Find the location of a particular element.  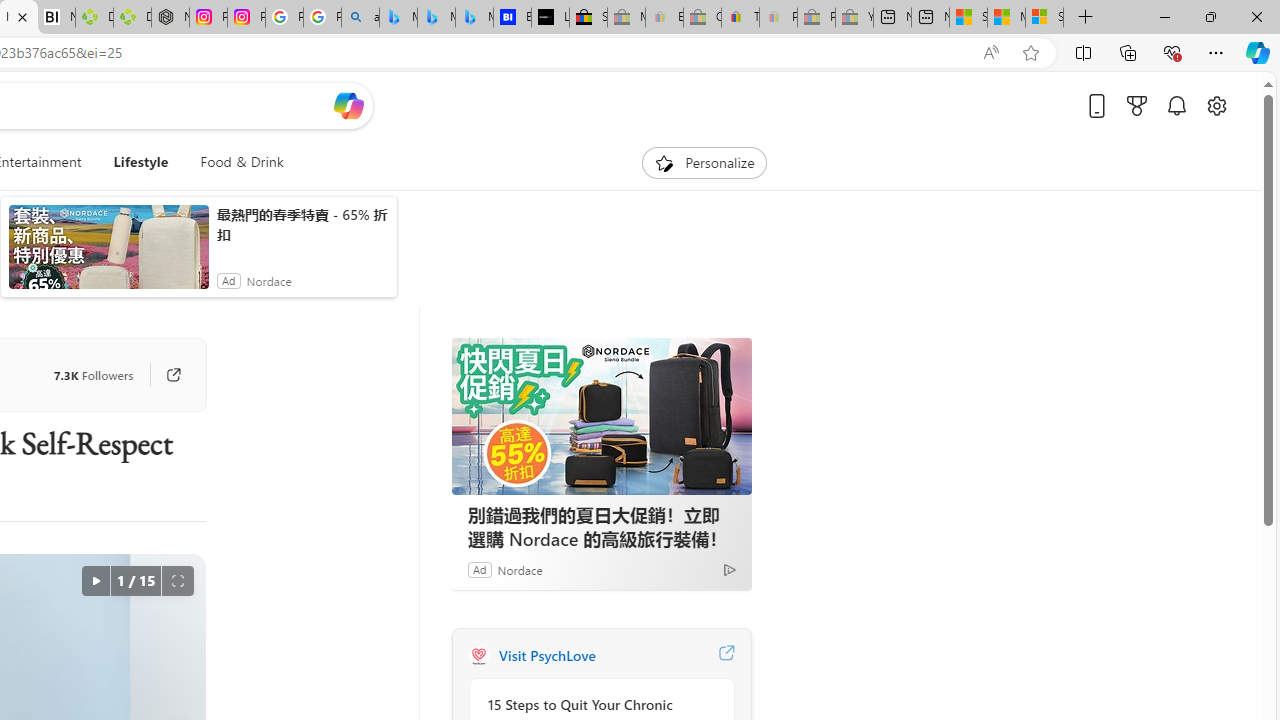

'autorotate button' is located at coordinates (94, 581).